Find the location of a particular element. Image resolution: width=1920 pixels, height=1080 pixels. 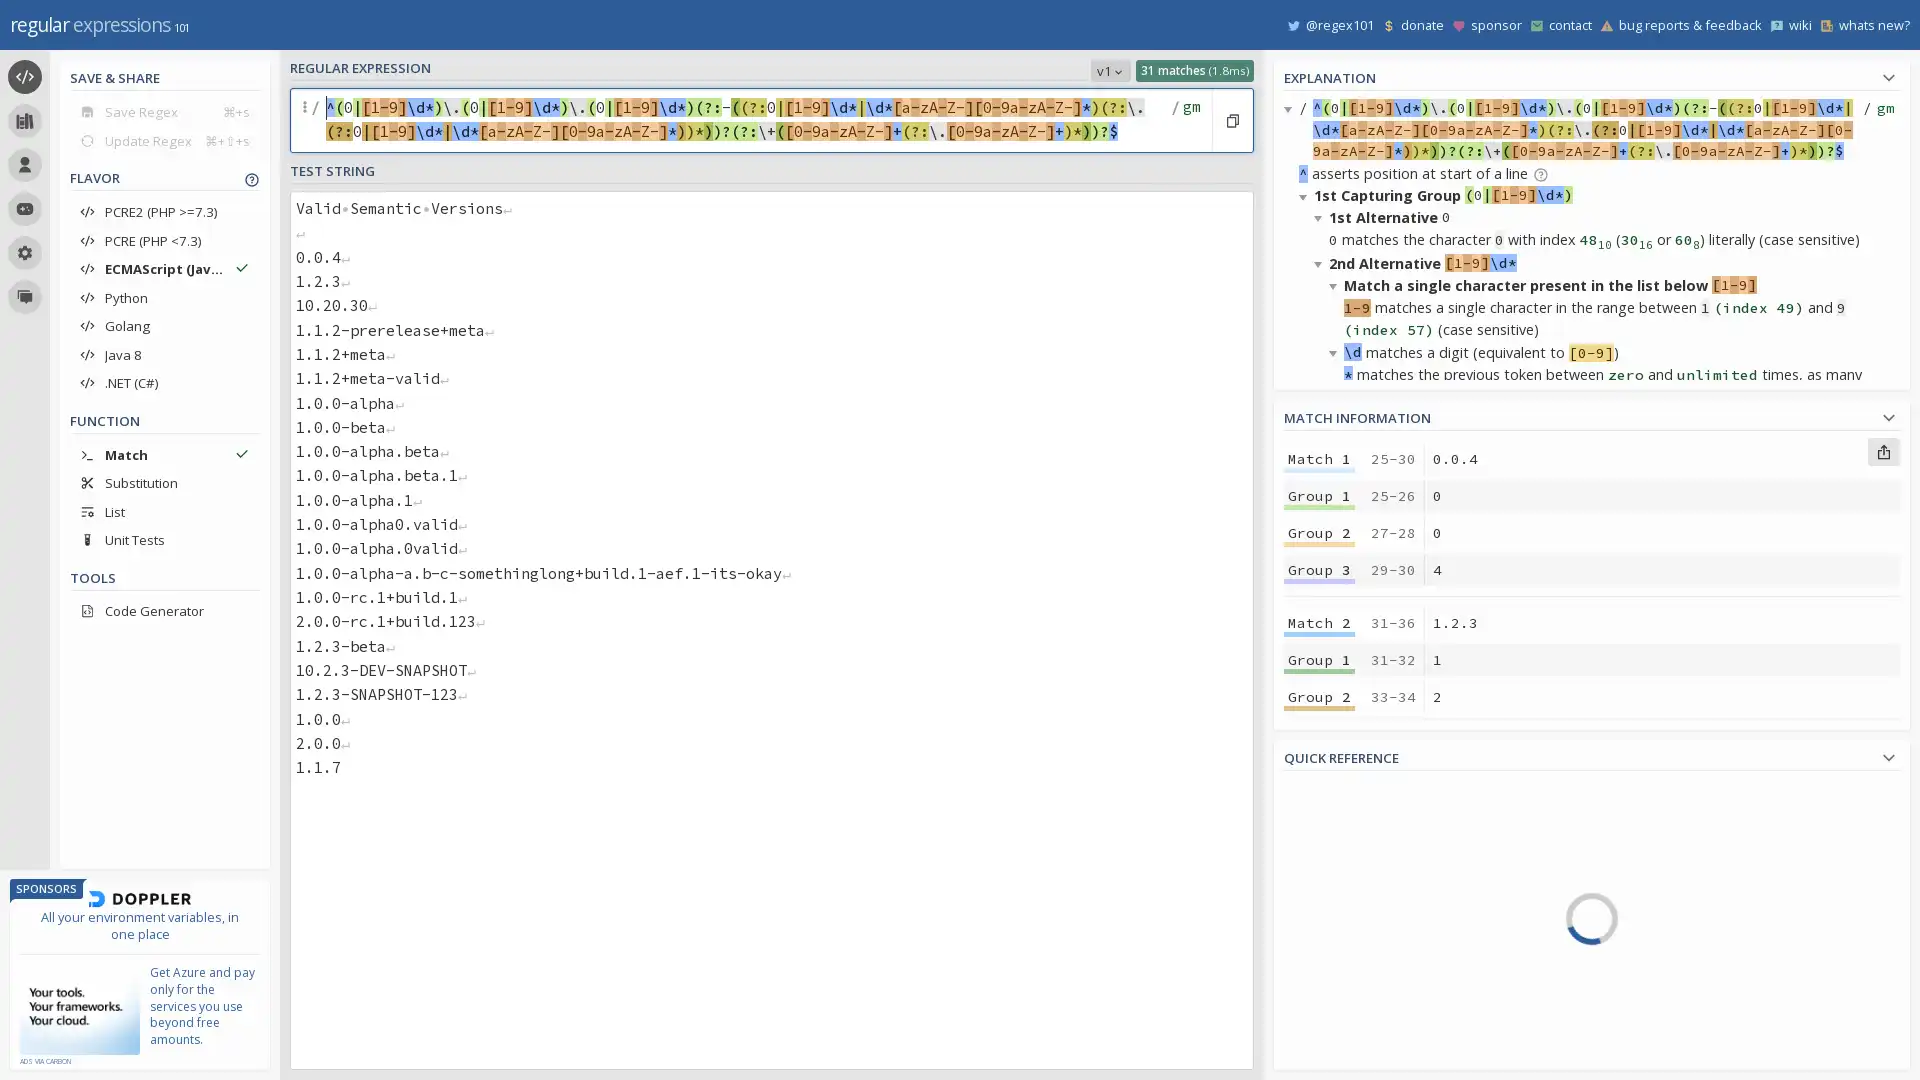

Export Matches is located at coordinates (1882, 451).